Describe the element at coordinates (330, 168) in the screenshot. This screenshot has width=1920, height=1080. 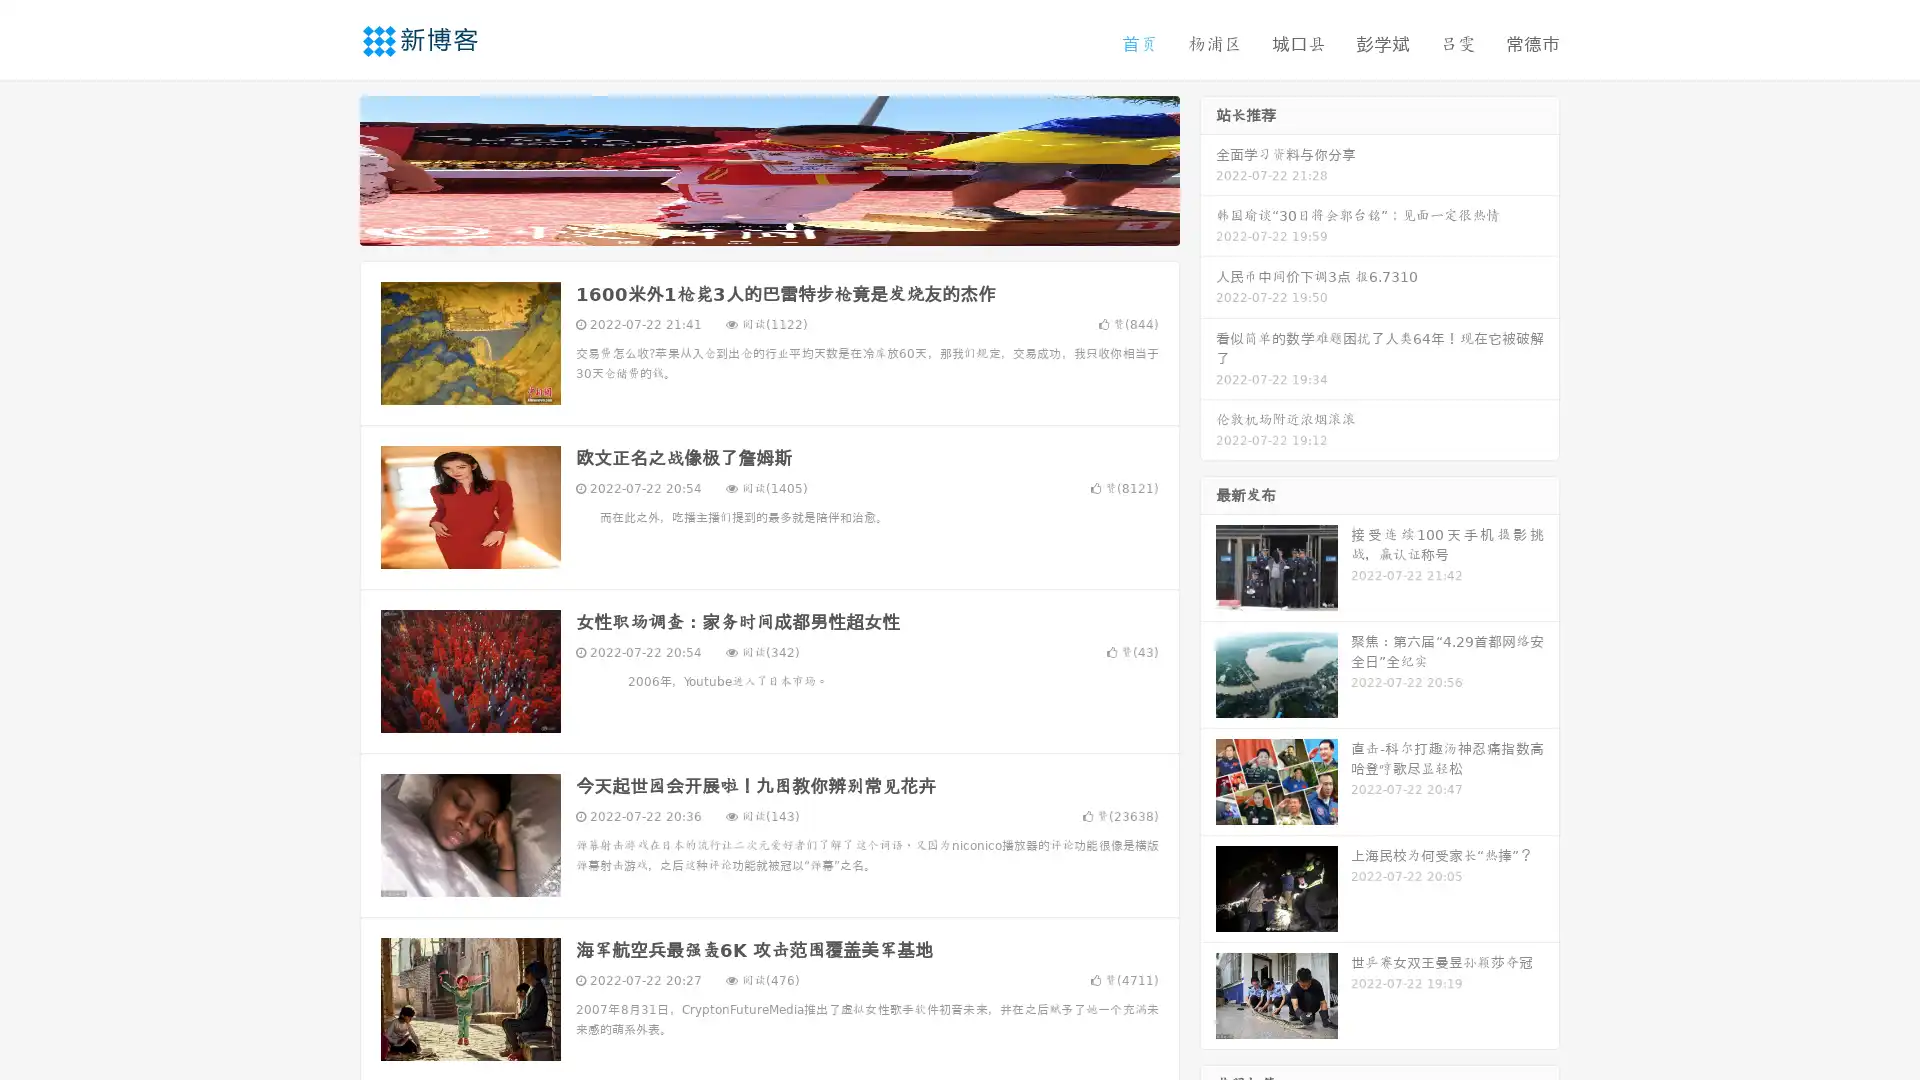
I see `Previous slide` at that location.